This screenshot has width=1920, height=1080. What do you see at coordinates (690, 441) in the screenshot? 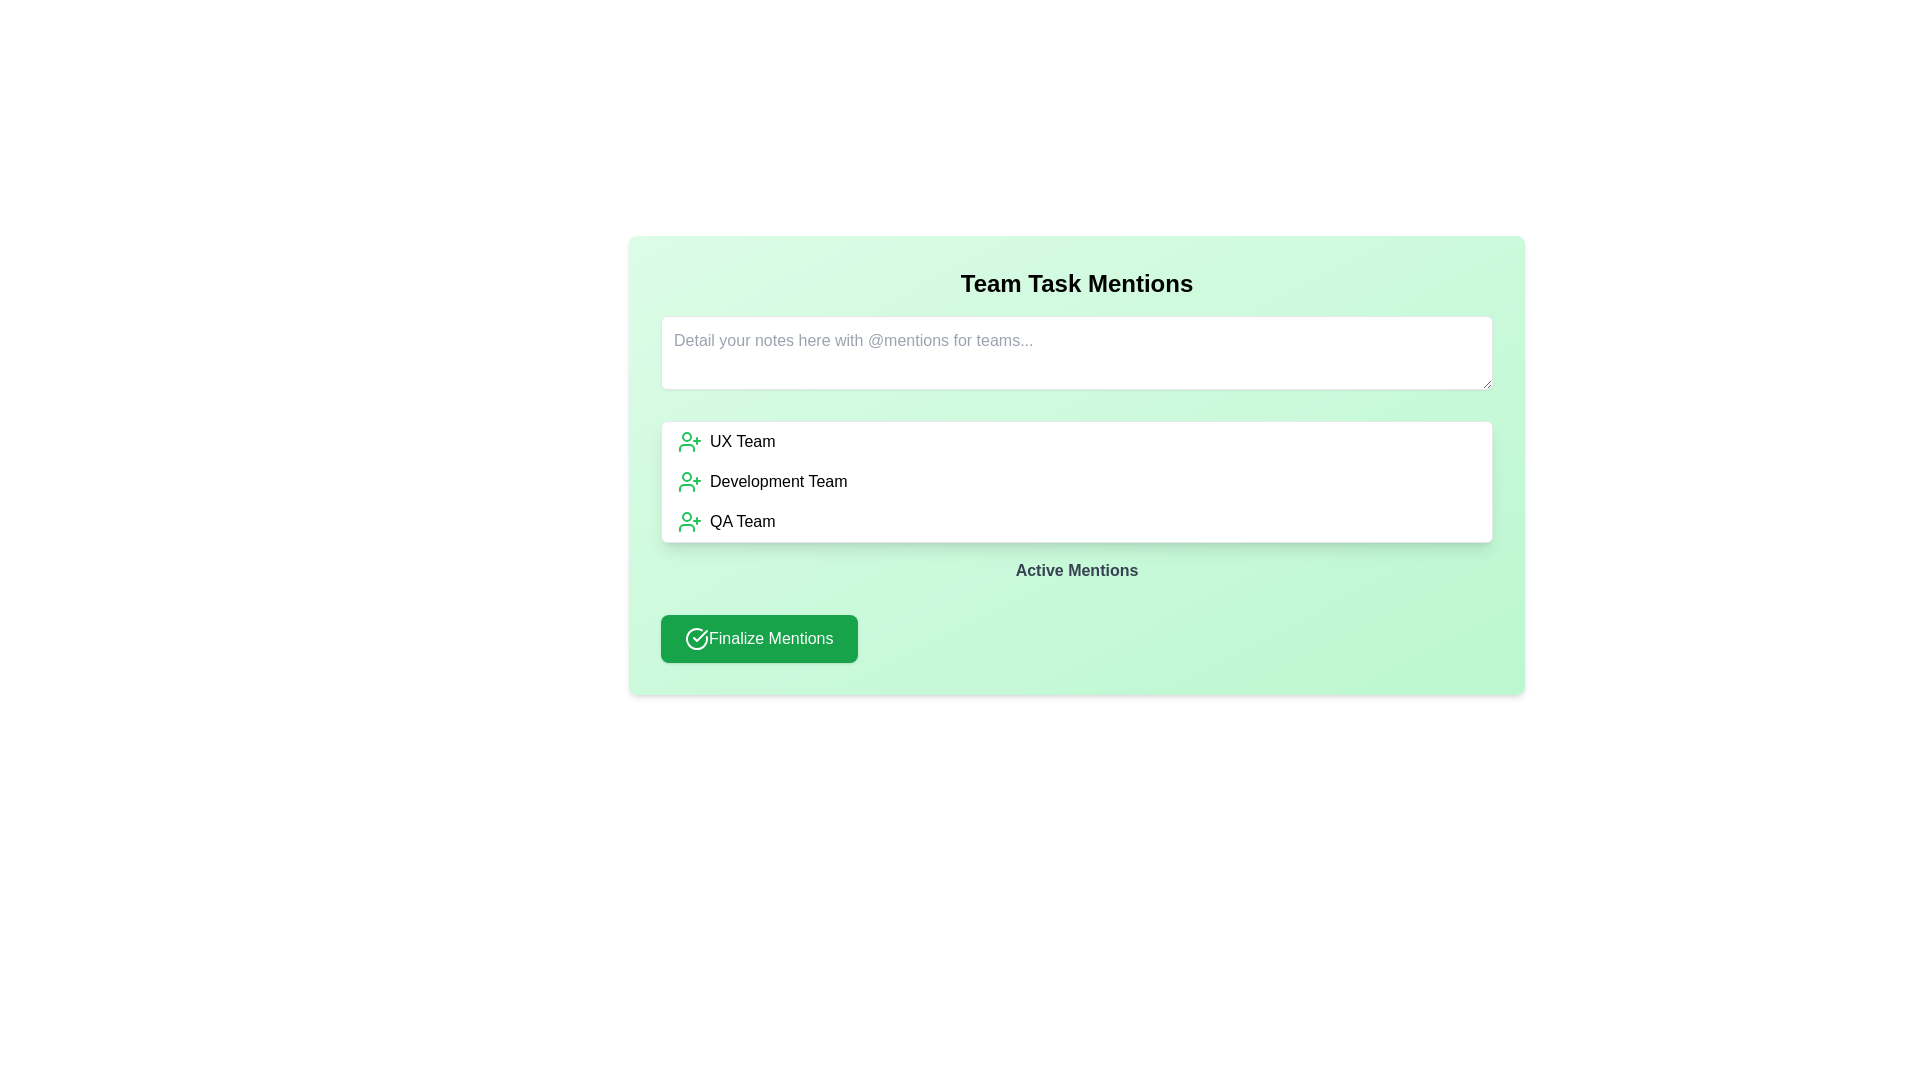
I see `the icon that indicates an action associated with adding or interacting with the 'UX Team', located at the top position in the list of team mentions, directly preceding the text 'UX Team'` at bounding box center [690, 441].